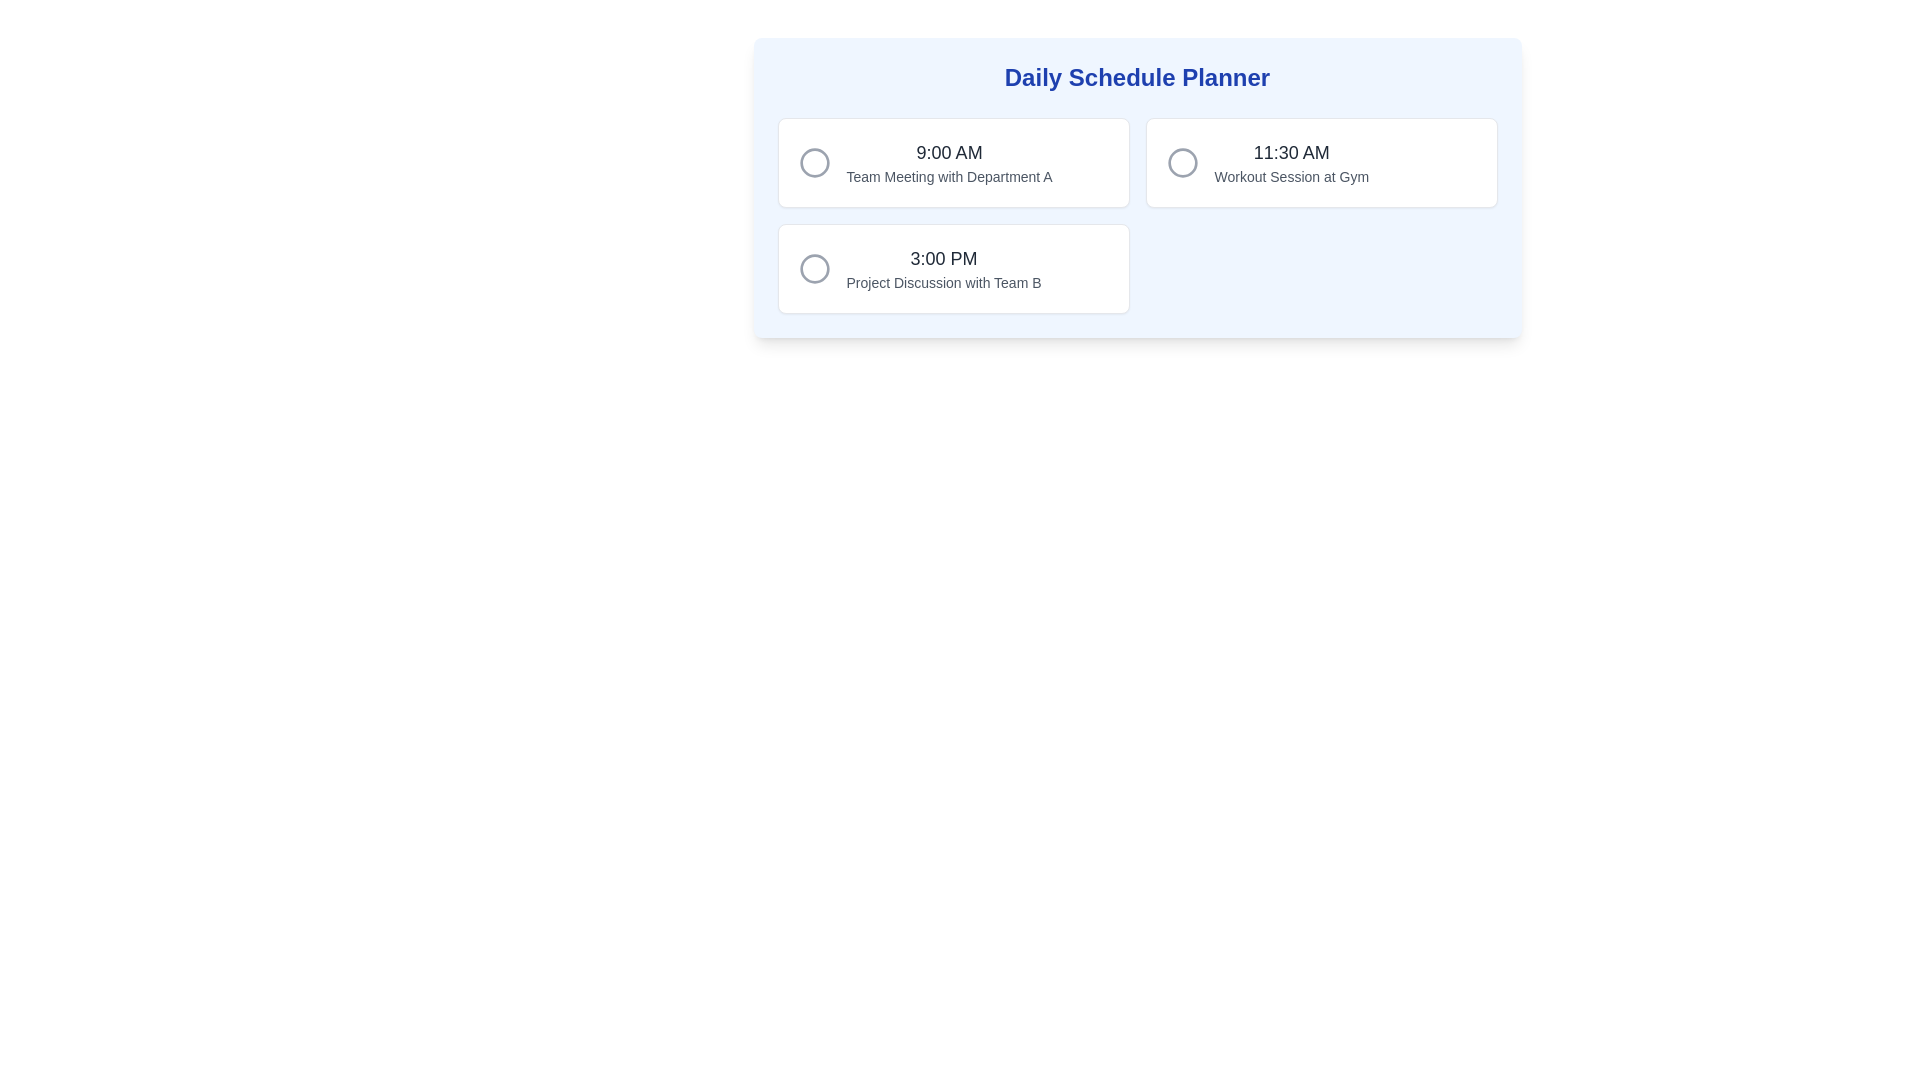 The height and width of the screenshot is (1080, 1920). Describe the element at coordinates (814, 268) in the screenshot. I see `the circular icon located at the left side of the schedule entry for '3:00 PM Project Discussion with Team B', which serves as a selector for the associated item` at that location.